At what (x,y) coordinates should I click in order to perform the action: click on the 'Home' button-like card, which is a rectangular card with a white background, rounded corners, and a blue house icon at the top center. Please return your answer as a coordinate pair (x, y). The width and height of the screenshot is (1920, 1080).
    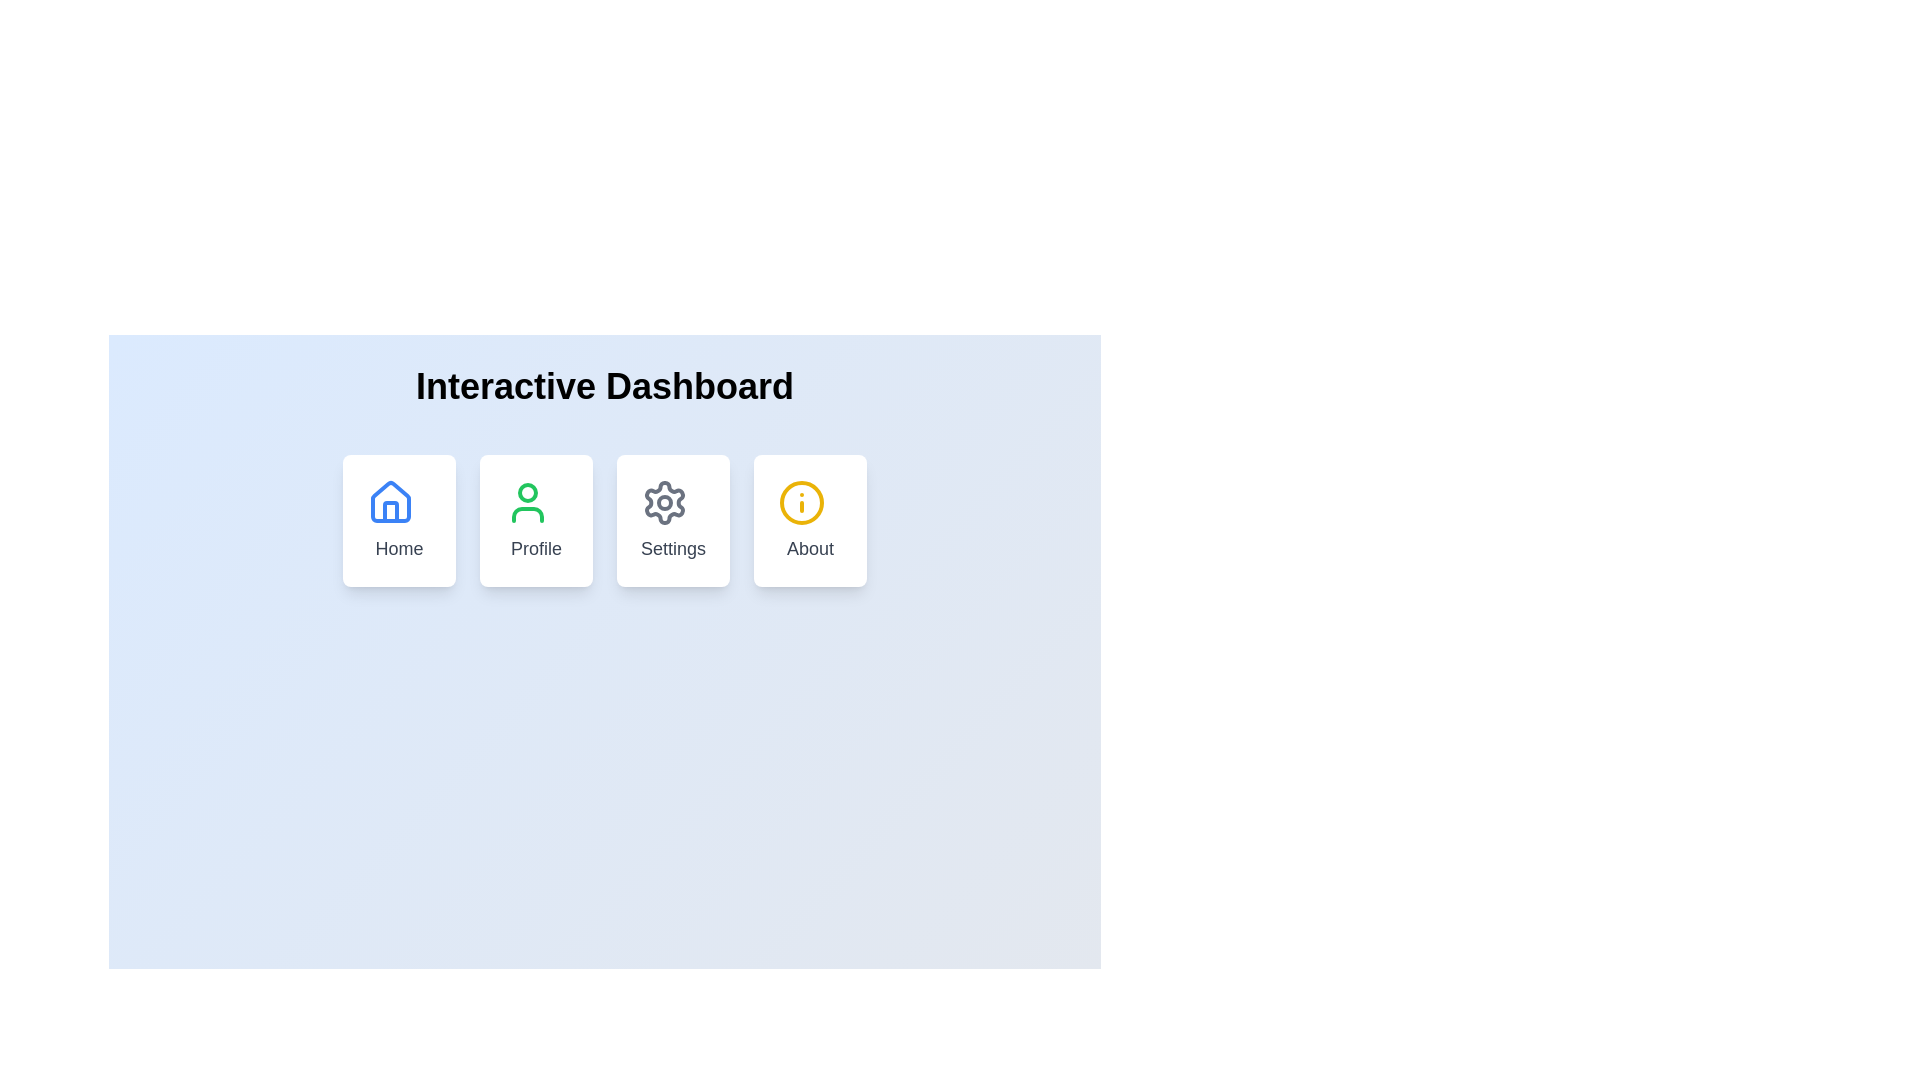
    Looking at the image, I should click on (399, 519).